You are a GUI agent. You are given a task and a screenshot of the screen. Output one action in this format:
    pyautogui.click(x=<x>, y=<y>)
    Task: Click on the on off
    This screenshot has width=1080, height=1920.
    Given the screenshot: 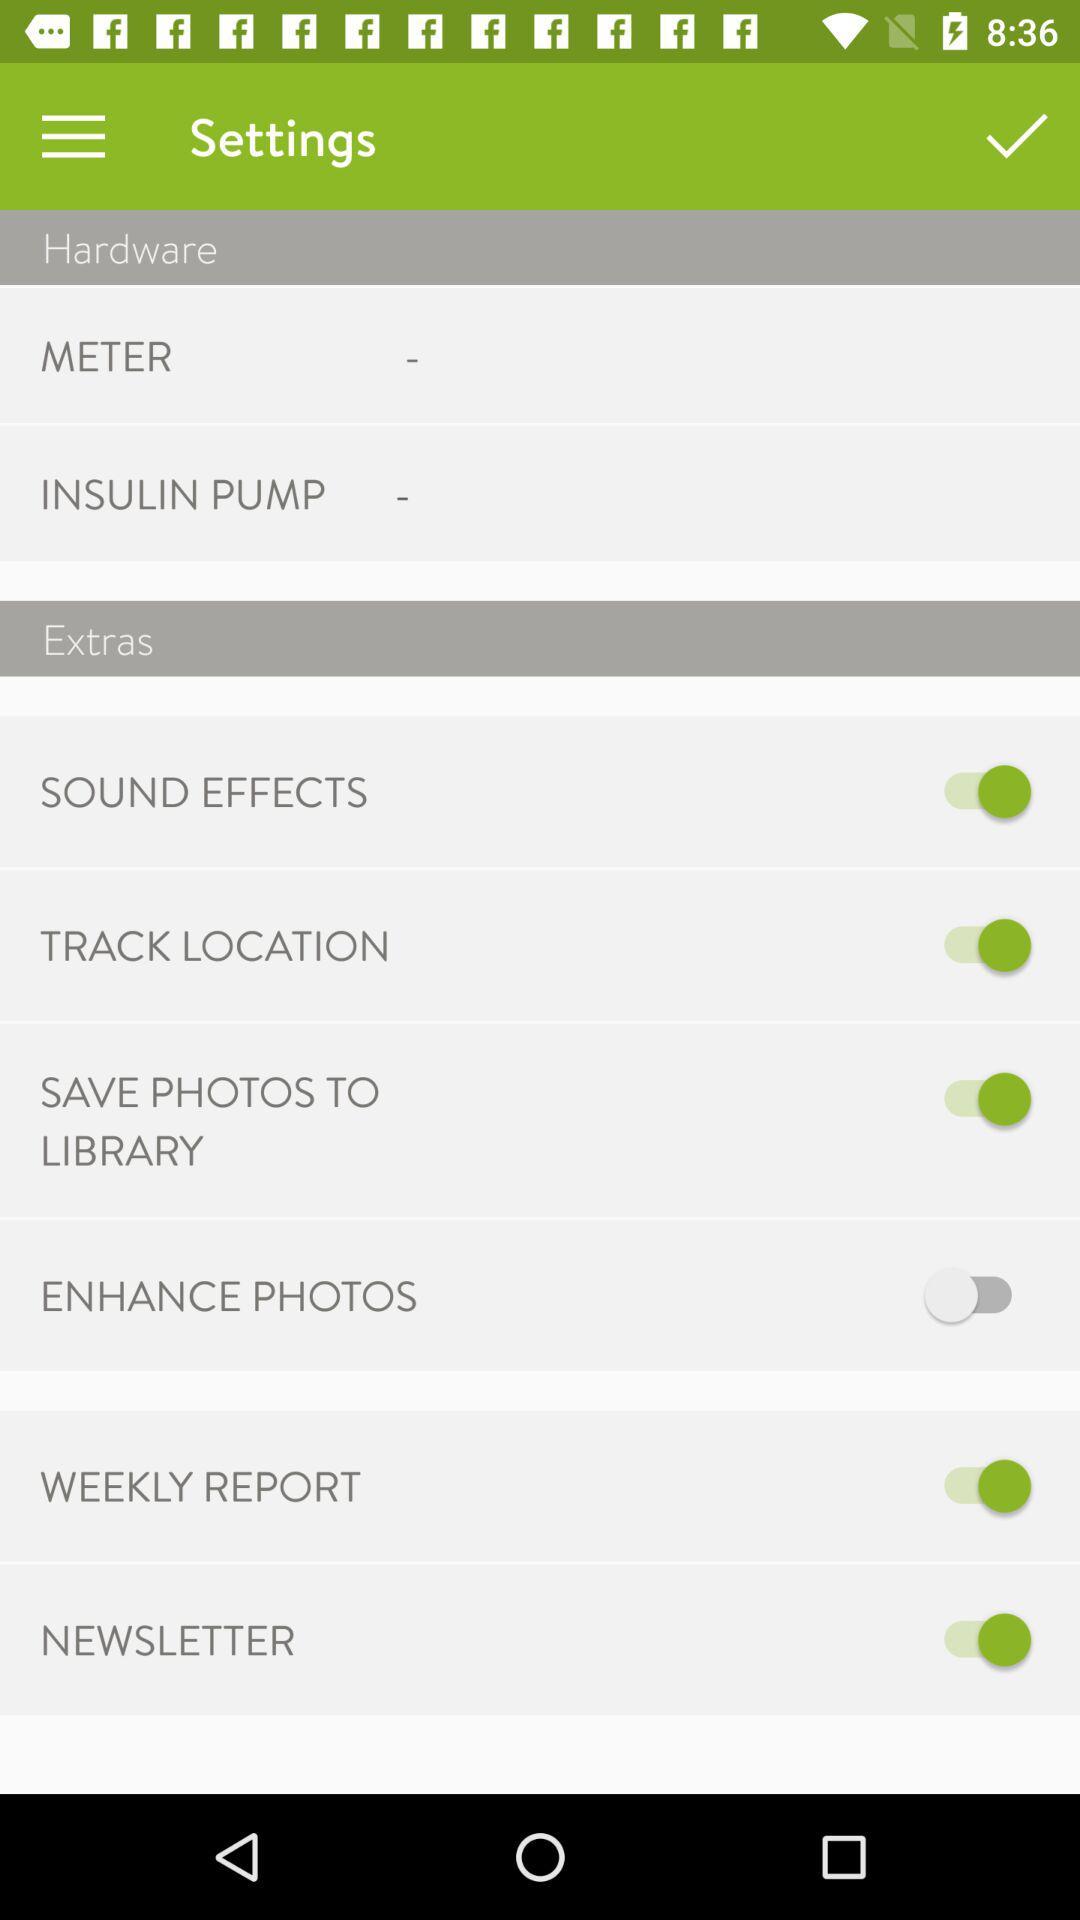 What is the action you would take?
    pyautogui.click(x=747, y=944)
    